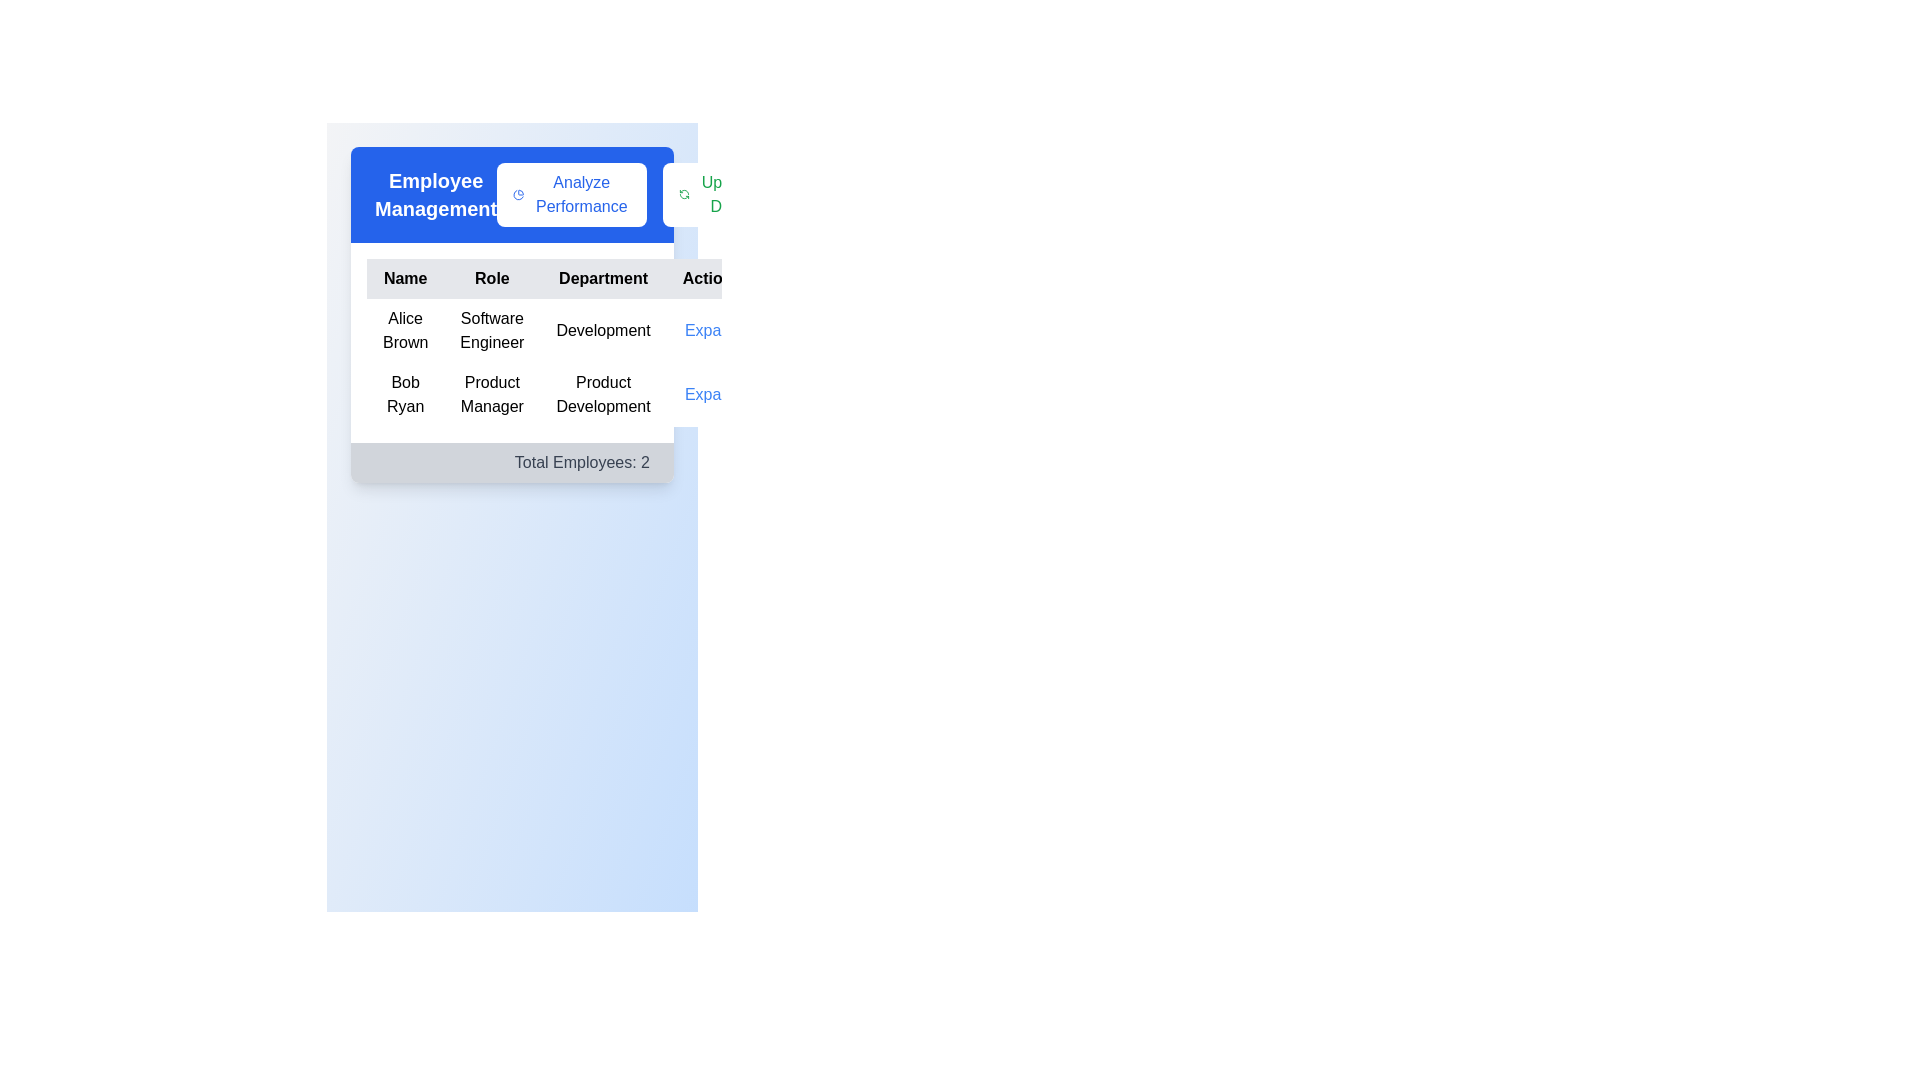  What do you see at coordinates (684, 195) in the screenshot?
I see `the refresh icon located to the left of the 'Update Data' button` at bounding box center [684, 195].